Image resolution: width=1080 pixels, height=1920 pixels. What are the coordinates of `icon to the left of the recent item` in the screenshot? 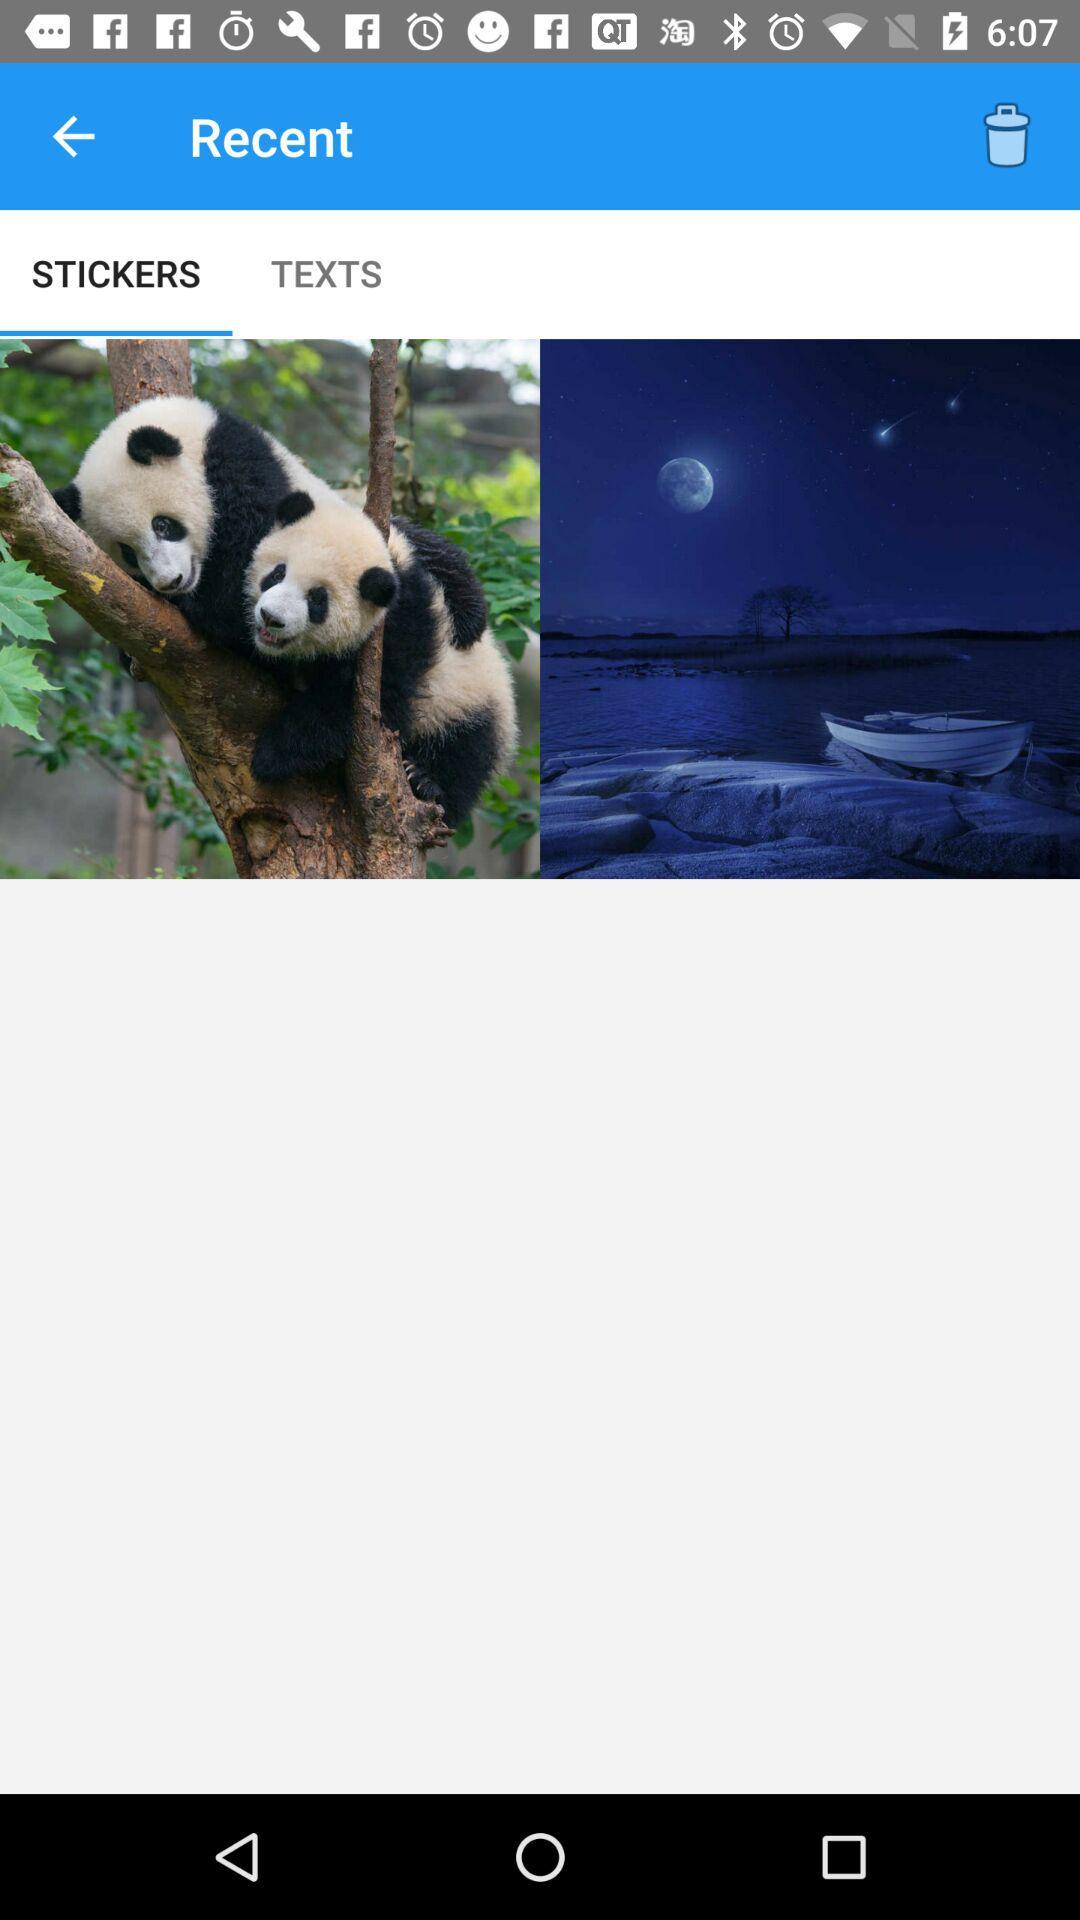 It's located at (72, 135).